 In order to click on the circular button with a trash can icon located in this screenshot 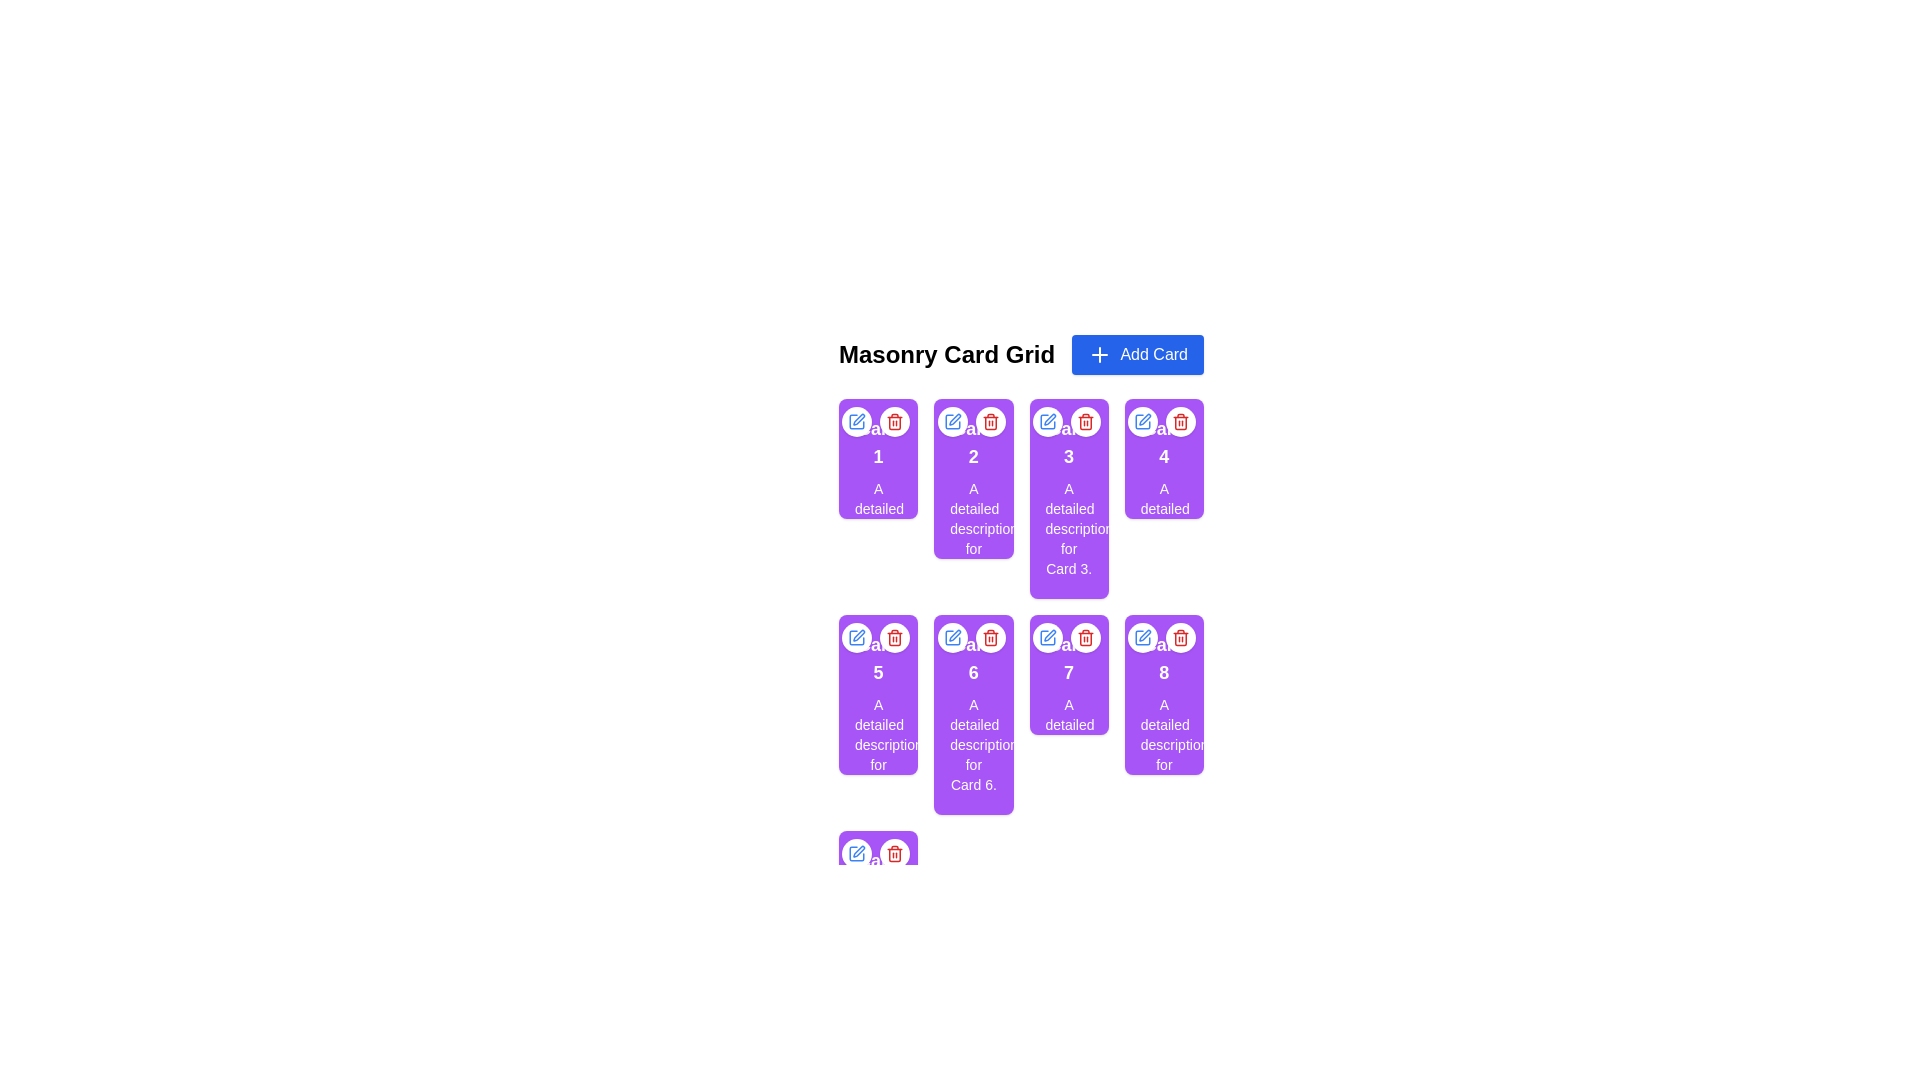, I will do `click(1084, 637)`.